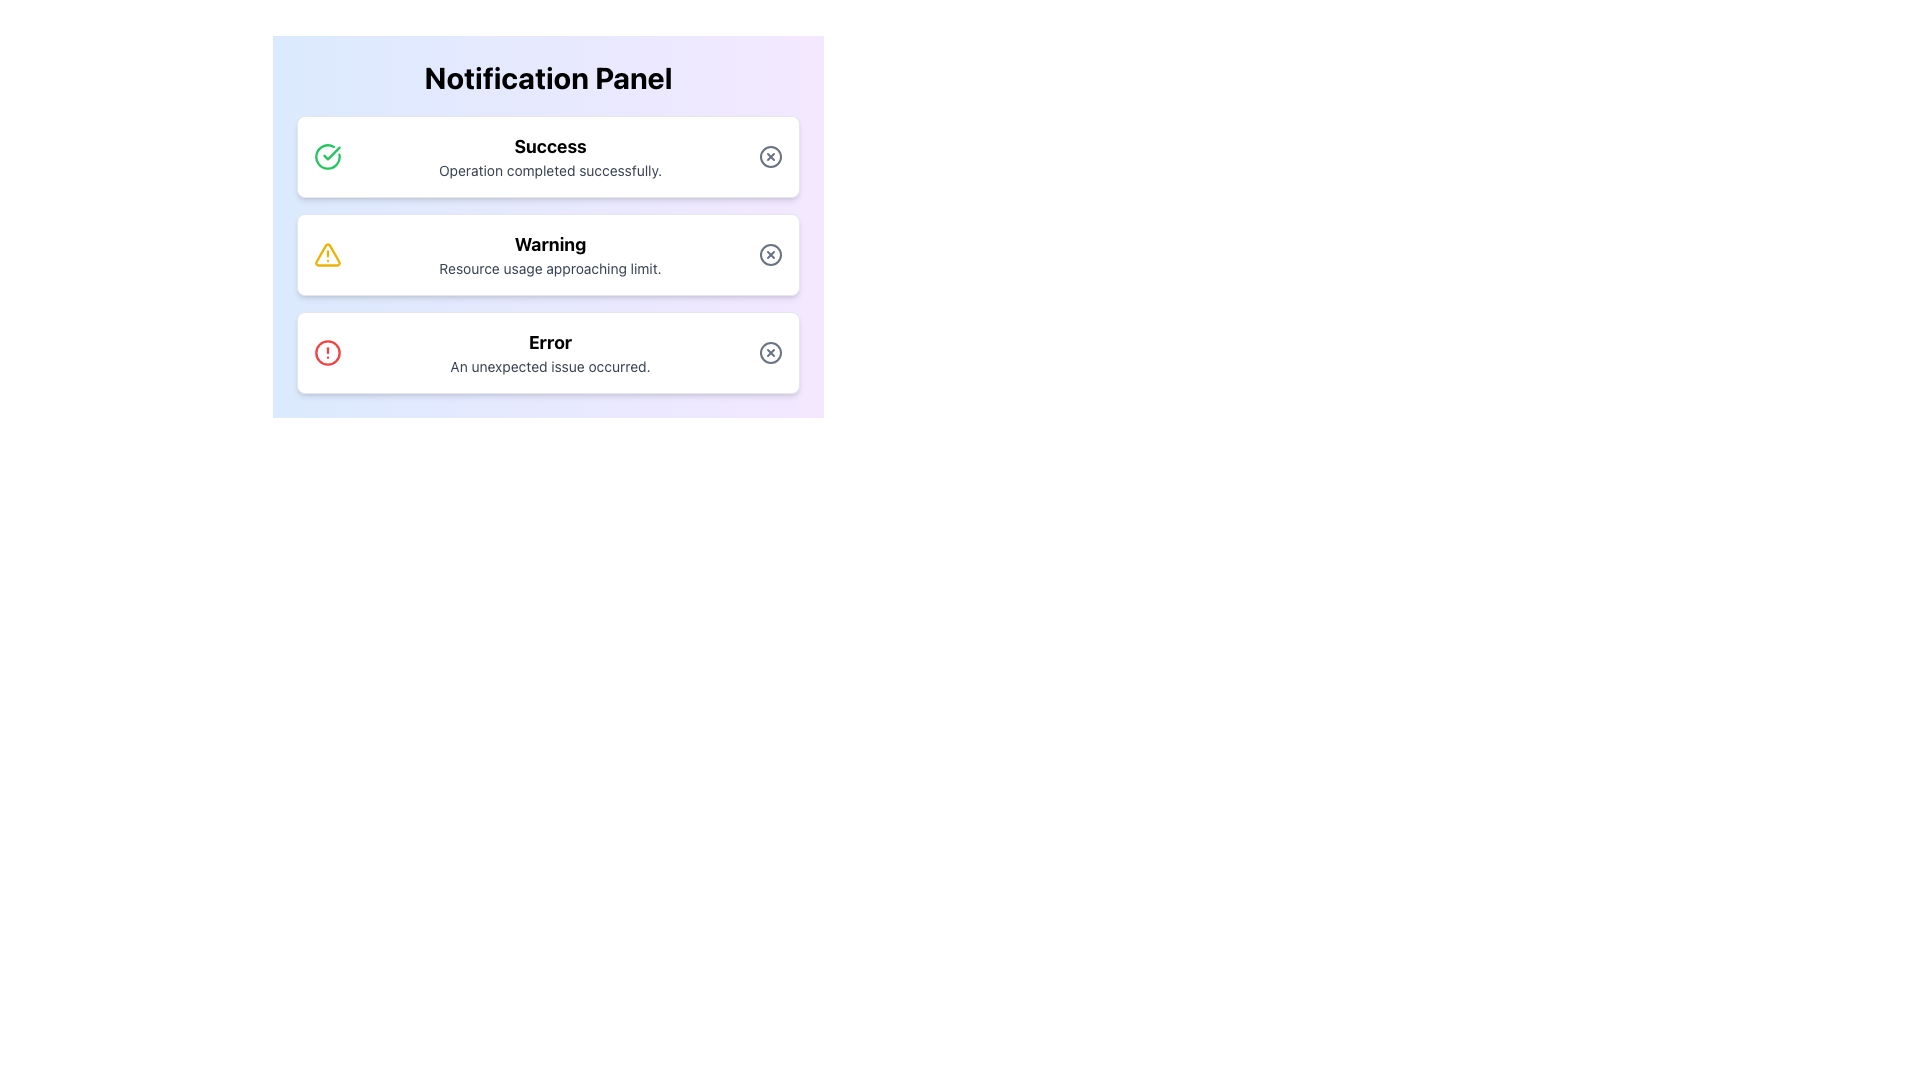 Image resolution: width=1920 pixels, height=1080 pixels. What do you see at coordinates (548, 253) in the screenshot?
I see `the notification box displaying a warning message with the word 'Warning' and description 'Resource usage approaching limit.'` at bounding box center [548, 253].